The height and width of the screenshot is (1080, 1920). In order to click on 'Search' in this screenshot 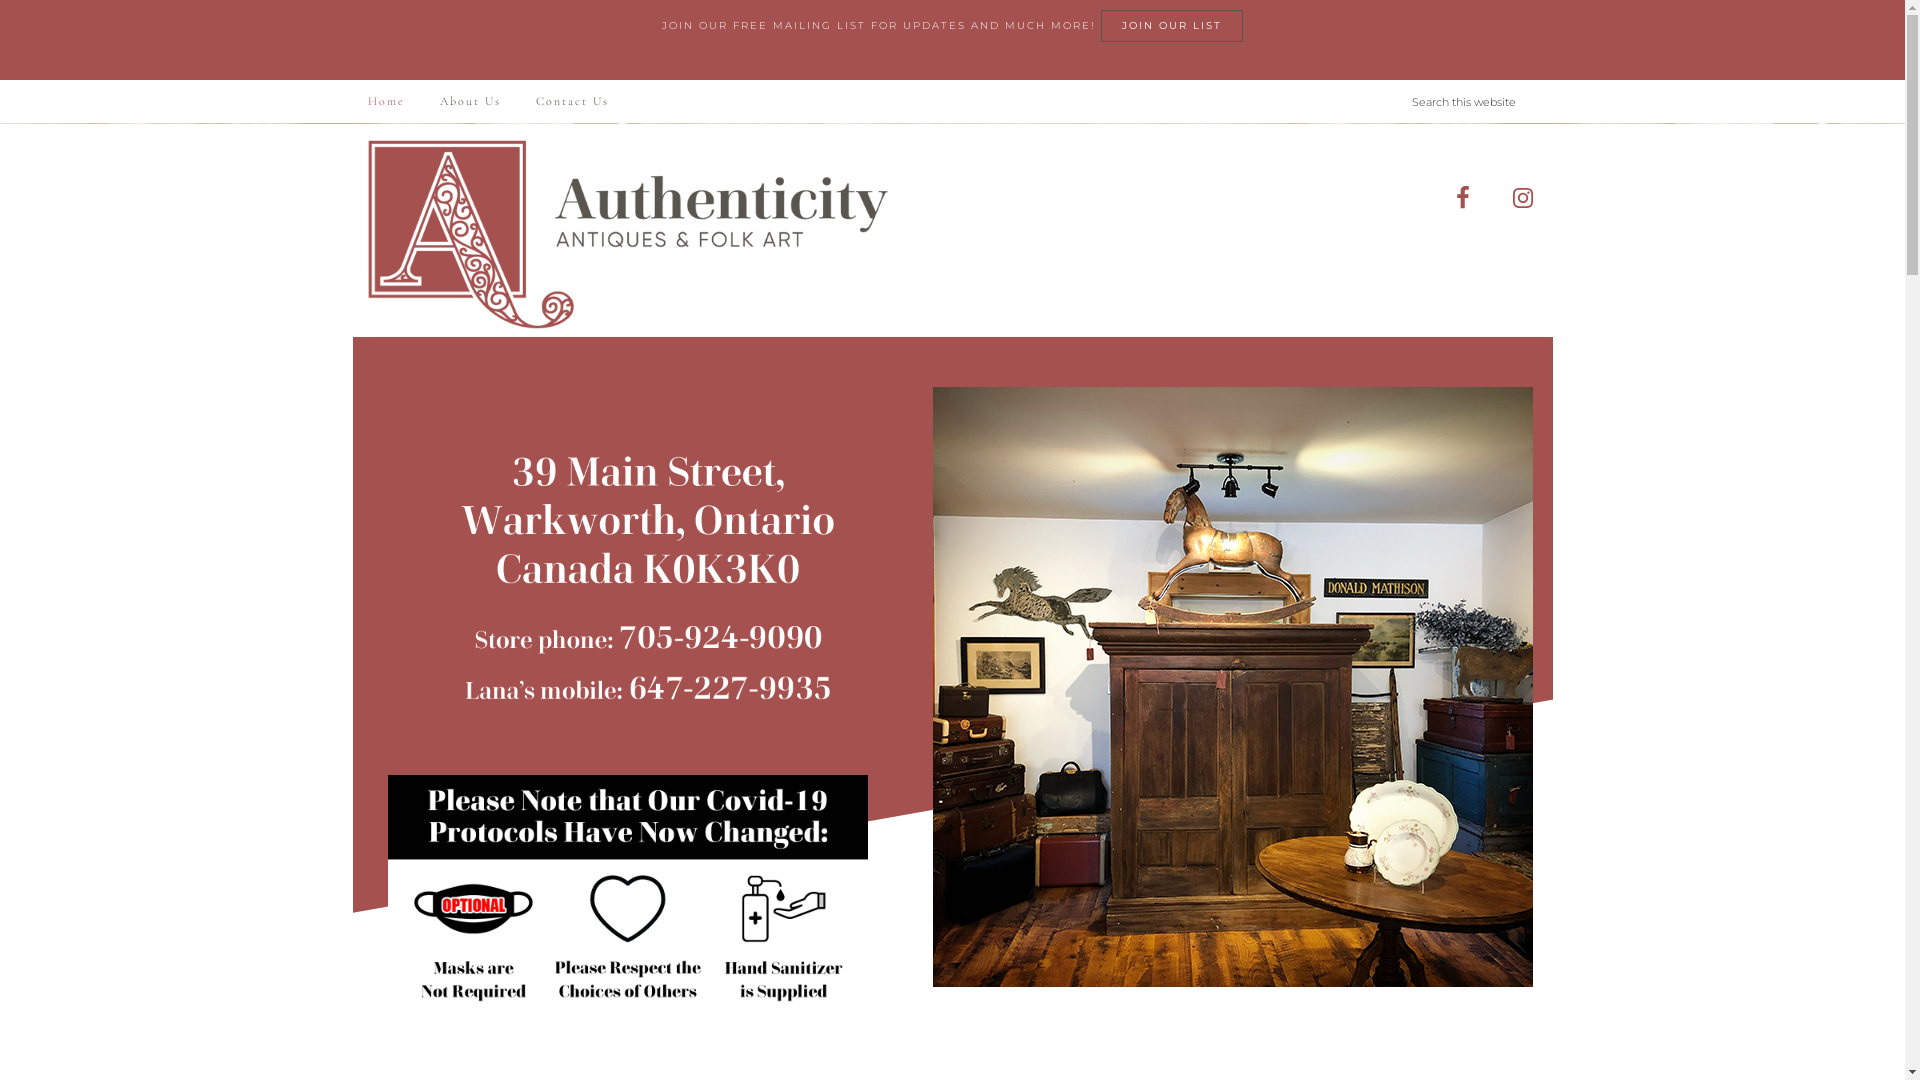, I will do `click(1550, 78)`.